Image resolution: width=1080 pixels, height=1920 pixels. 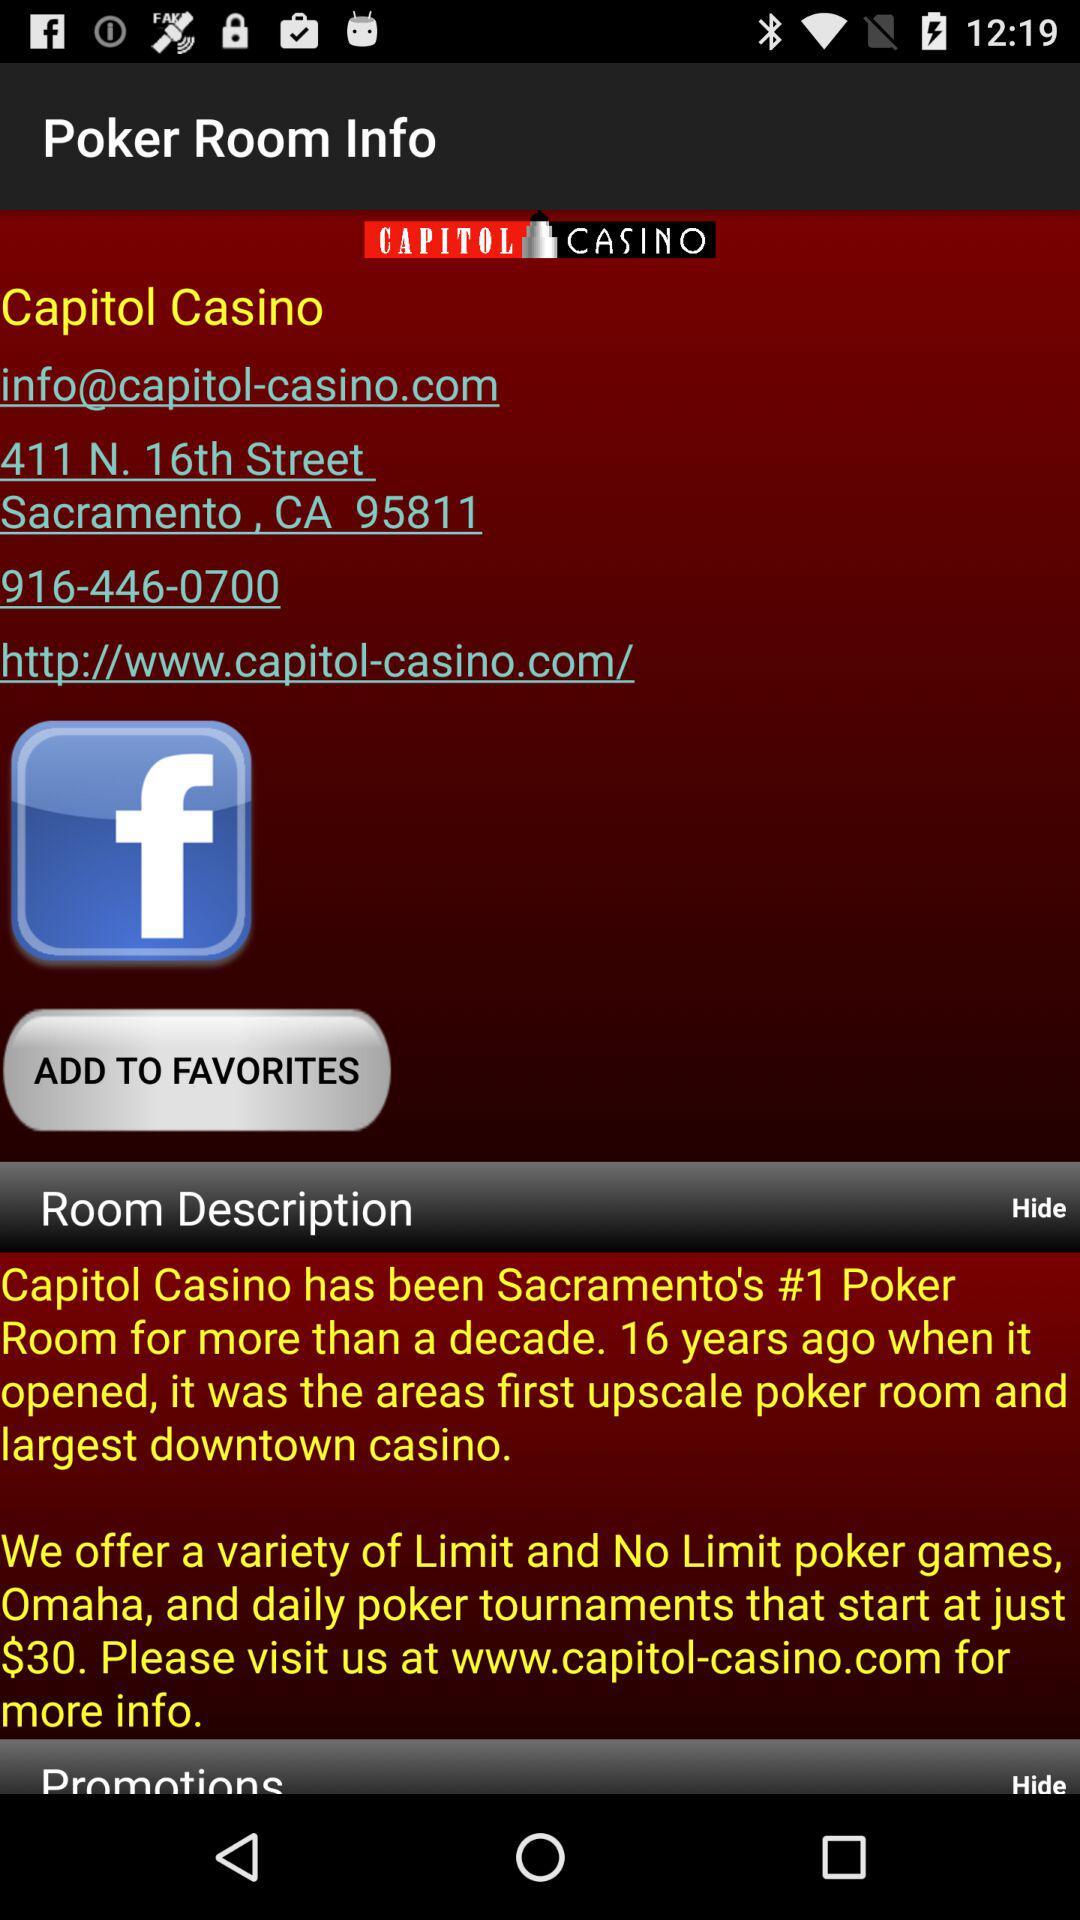 I want to click on the 411 n 16th, so click(x=240, y=475).